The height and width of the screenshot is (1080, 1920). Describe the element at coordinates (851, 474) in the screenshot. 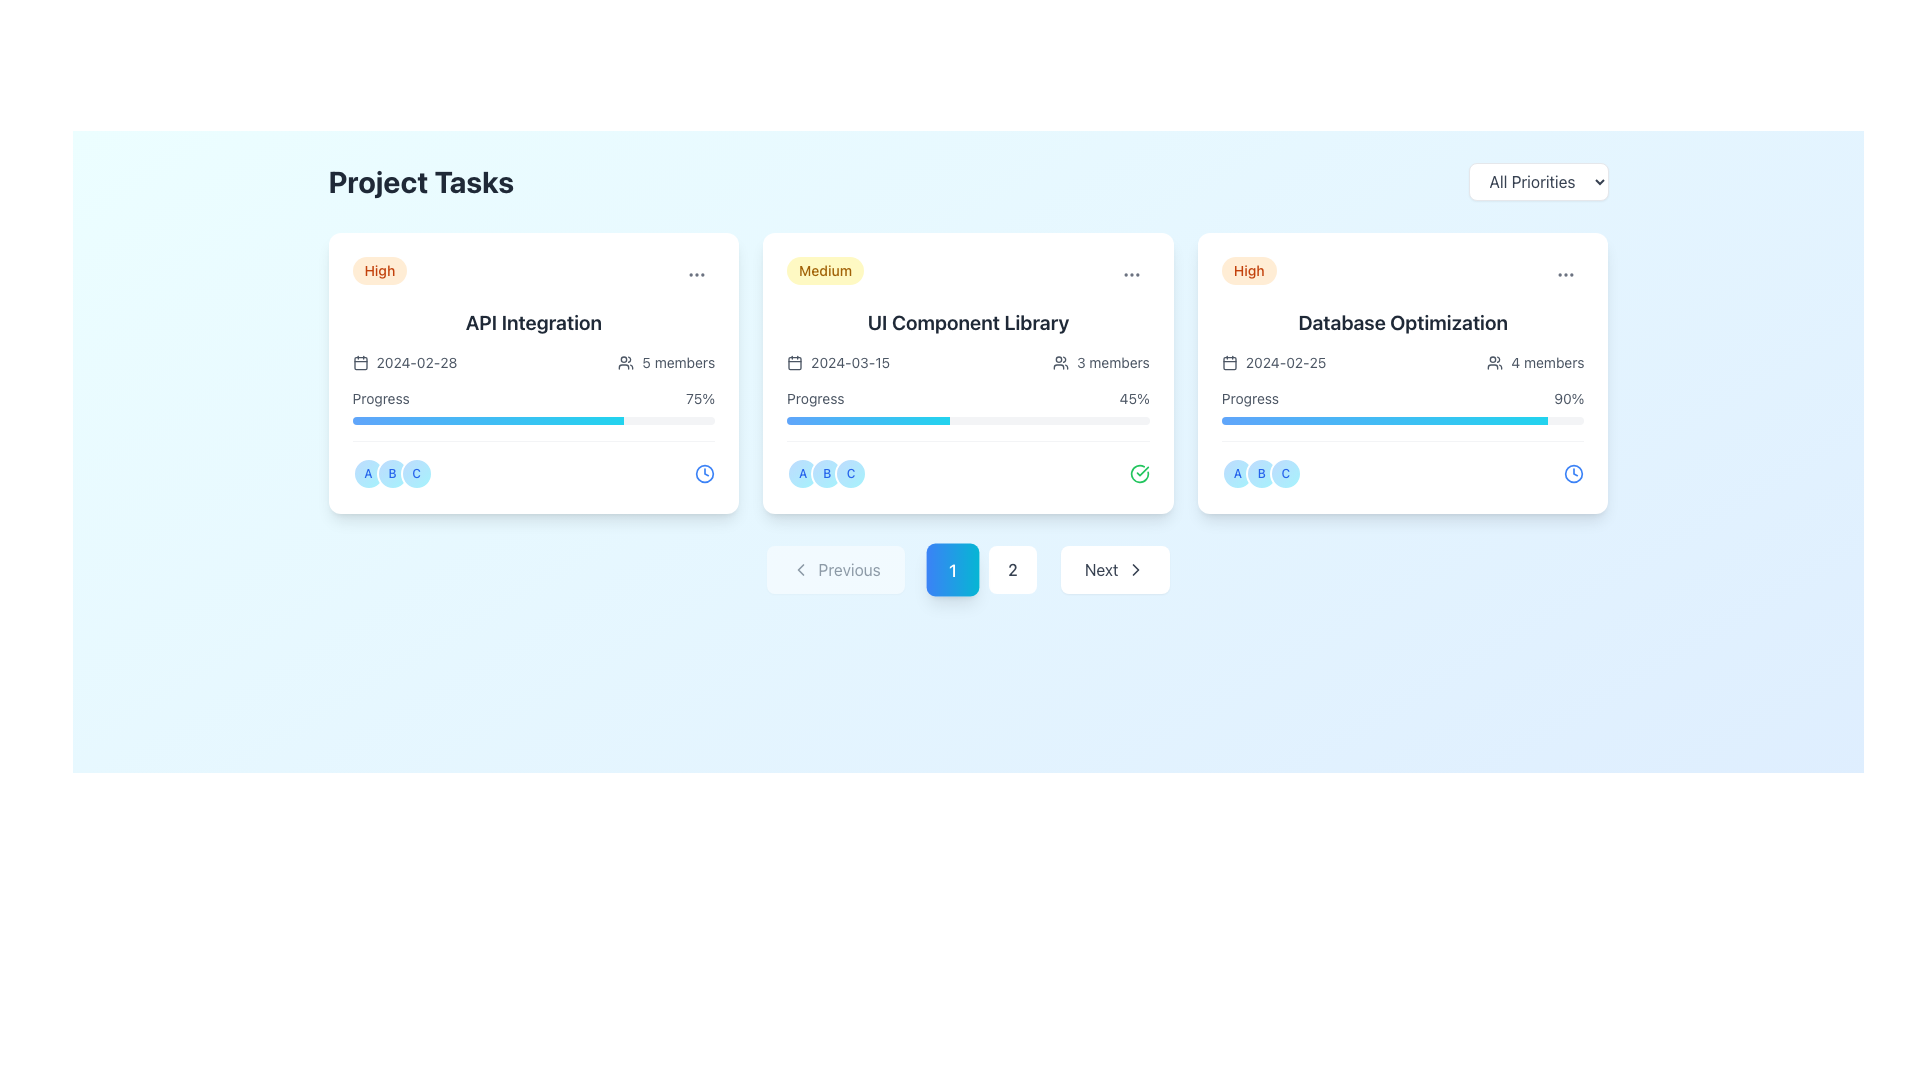

I see `the small circular badge with a gradient background transitioning from blue to cyan, containing the letter 'C' in blue text, located at the specified coordinates` at that location.